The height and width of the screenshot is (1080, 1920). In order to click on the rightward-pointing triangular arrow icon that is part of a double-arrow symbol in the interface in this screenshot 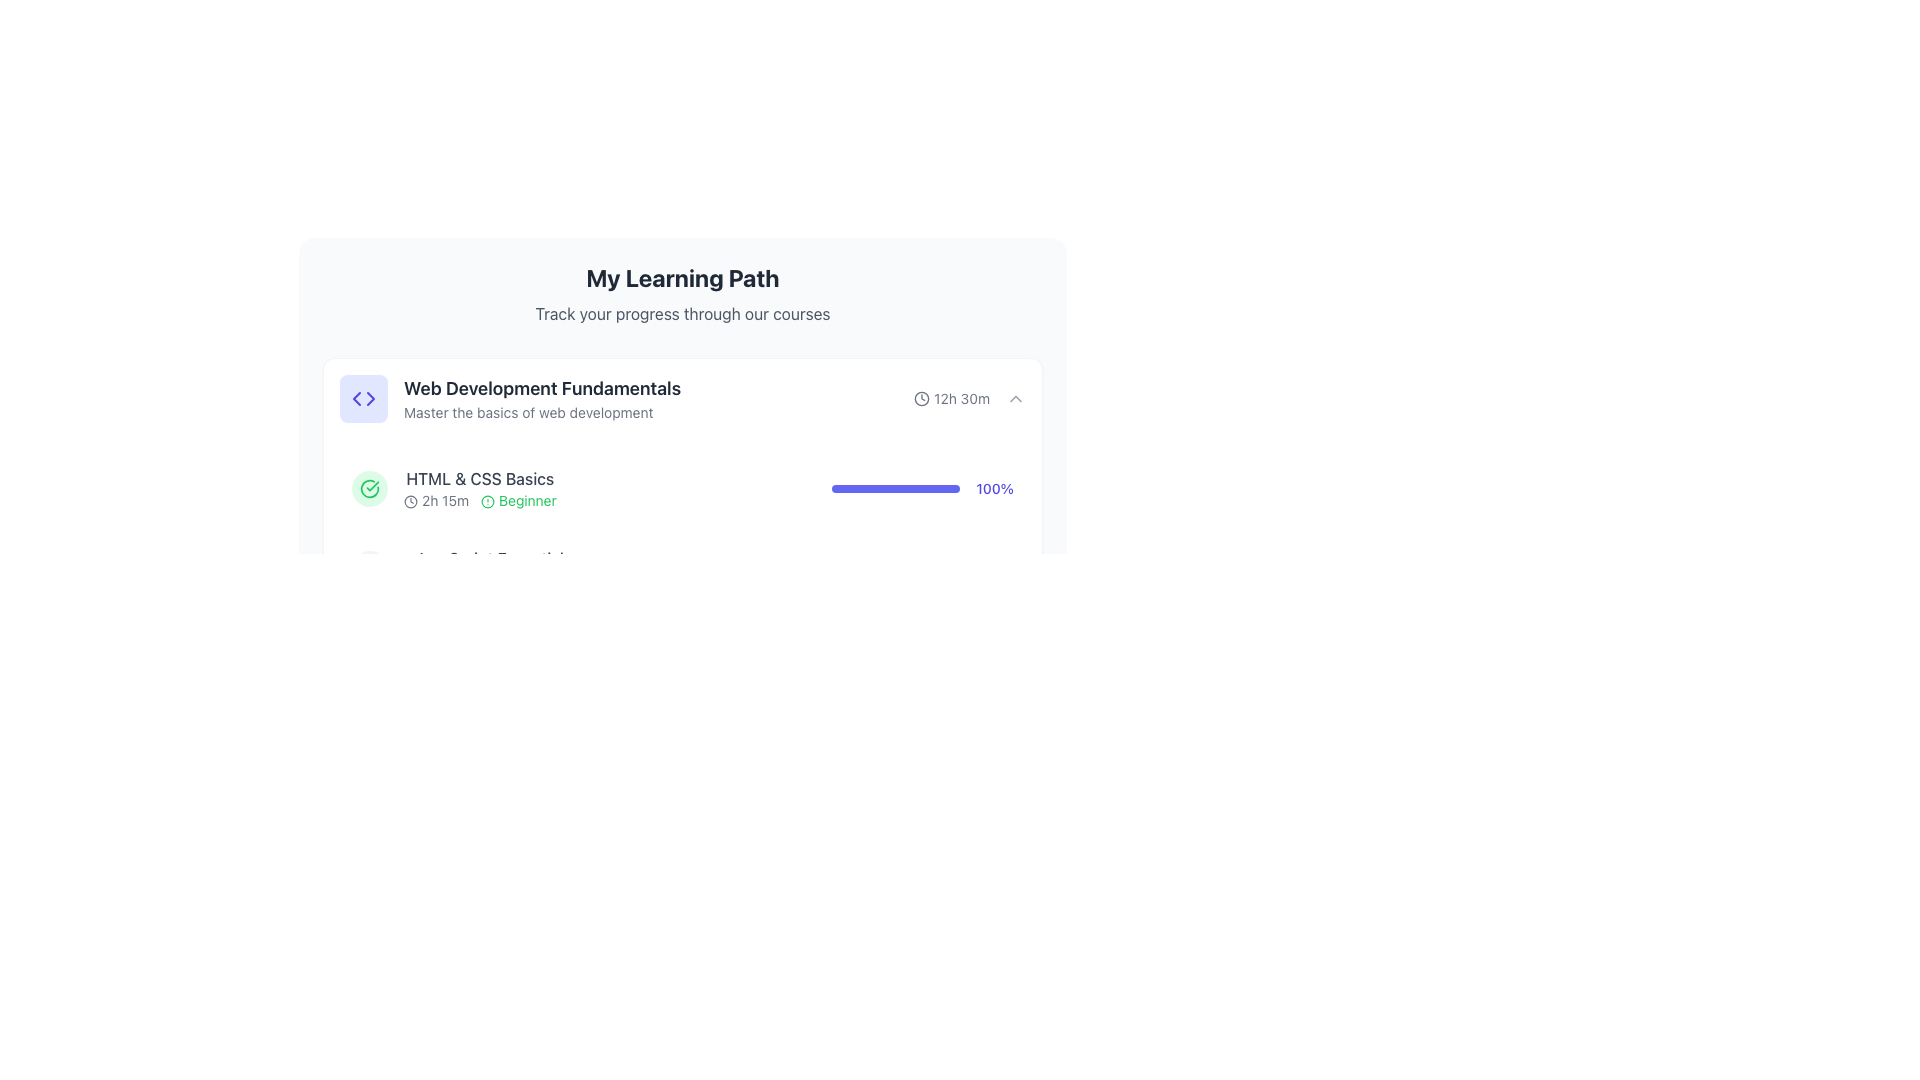, I will do `click(370, 398)`.